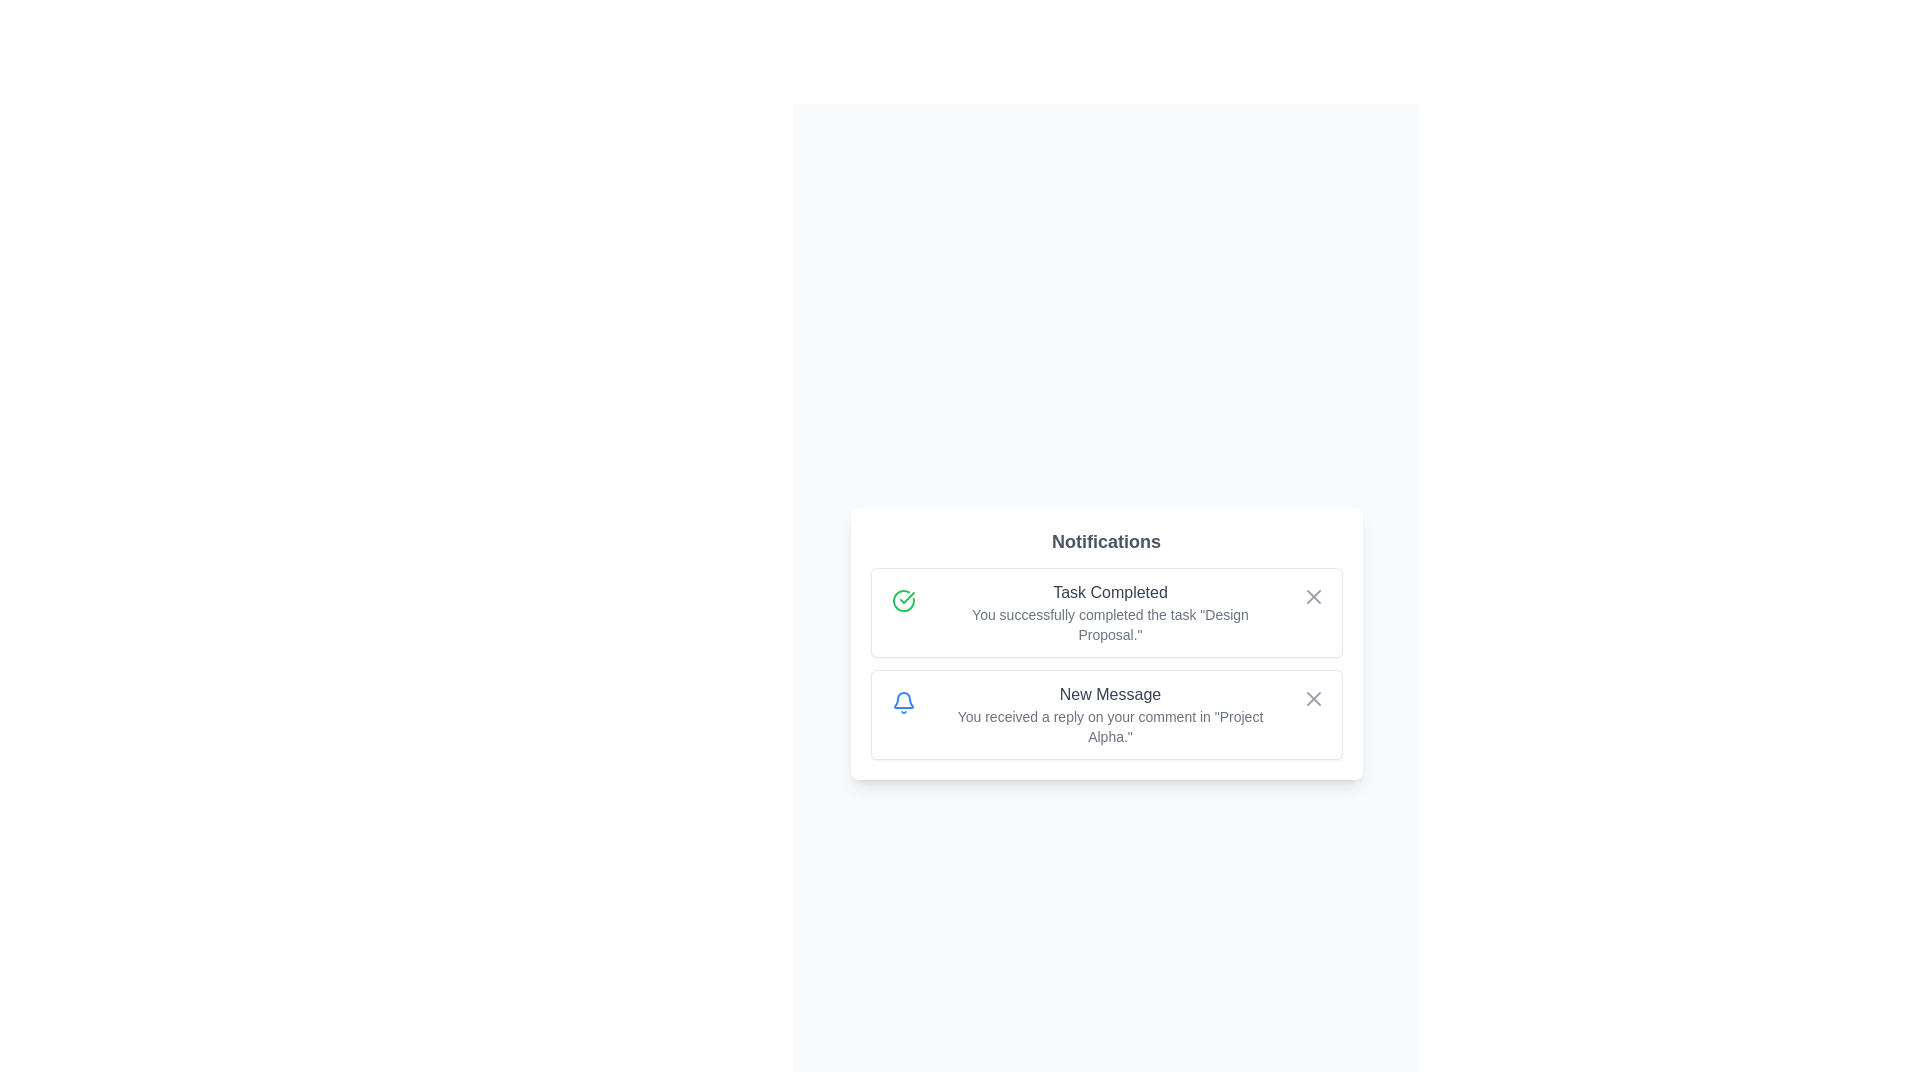 The height and width of the screenshot is (1080, 1920). Describe the element at coordinates (1109, 612) in the screenshot. I see `the notification text to select it` at that location.